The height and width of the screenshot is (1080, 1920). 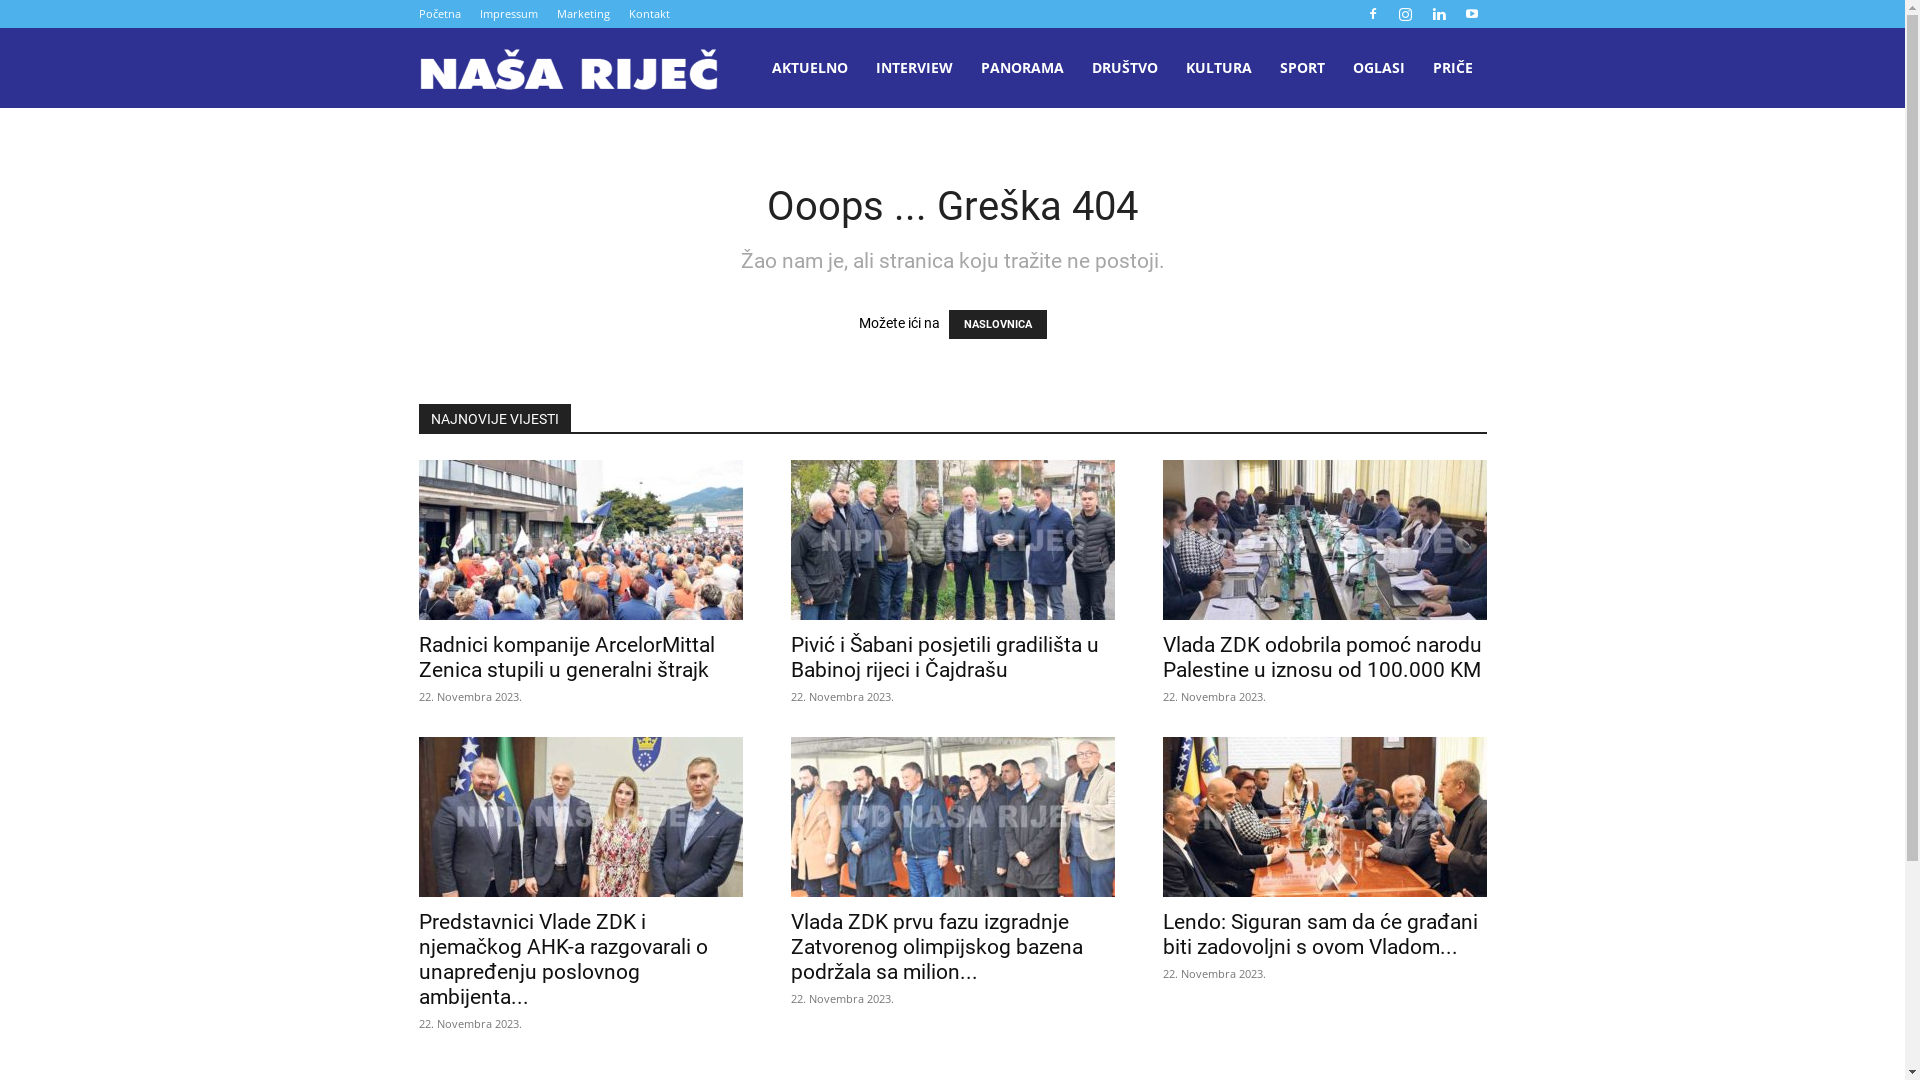 I want to click on 'Instagram', so click(x=1404, y=14).